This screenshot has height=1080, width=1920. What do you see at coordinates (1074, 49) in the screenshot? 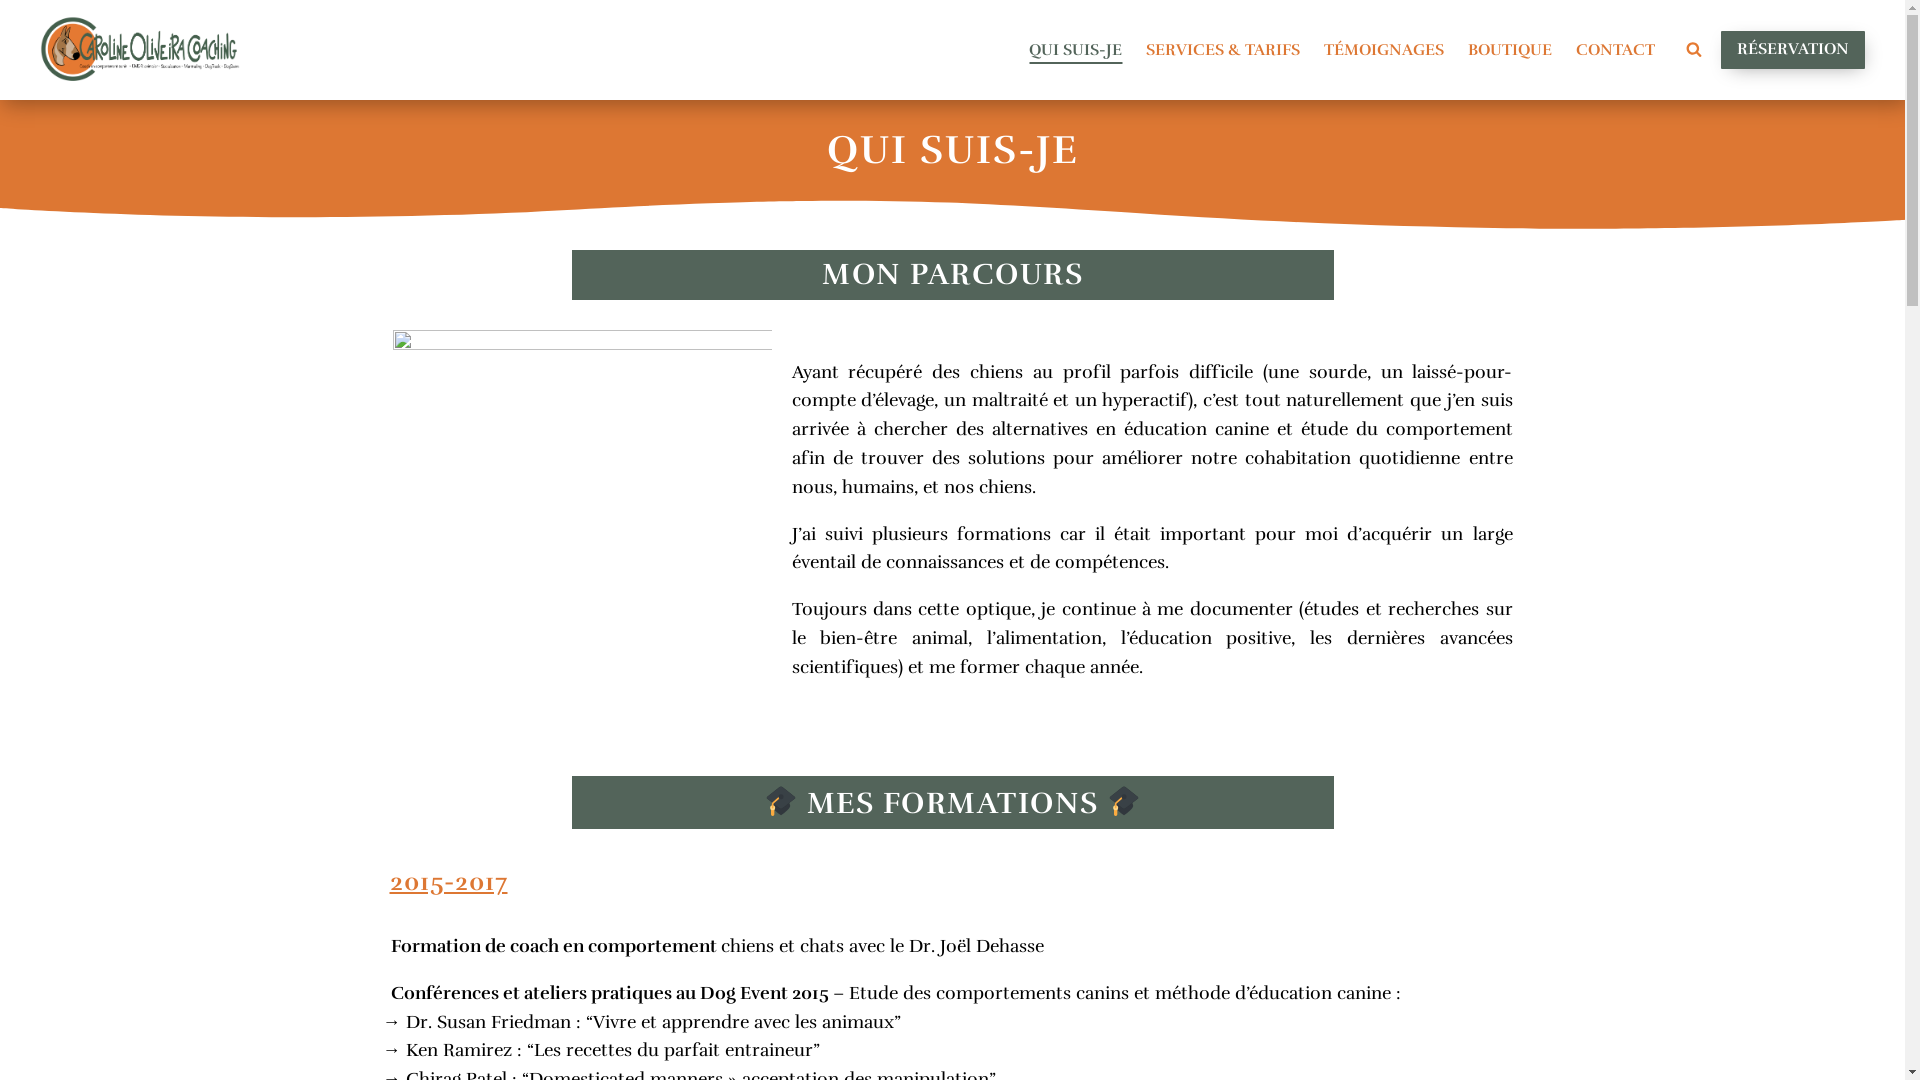
I see `'QUI SUIS-JE'` at bounding box center [1074, 49].